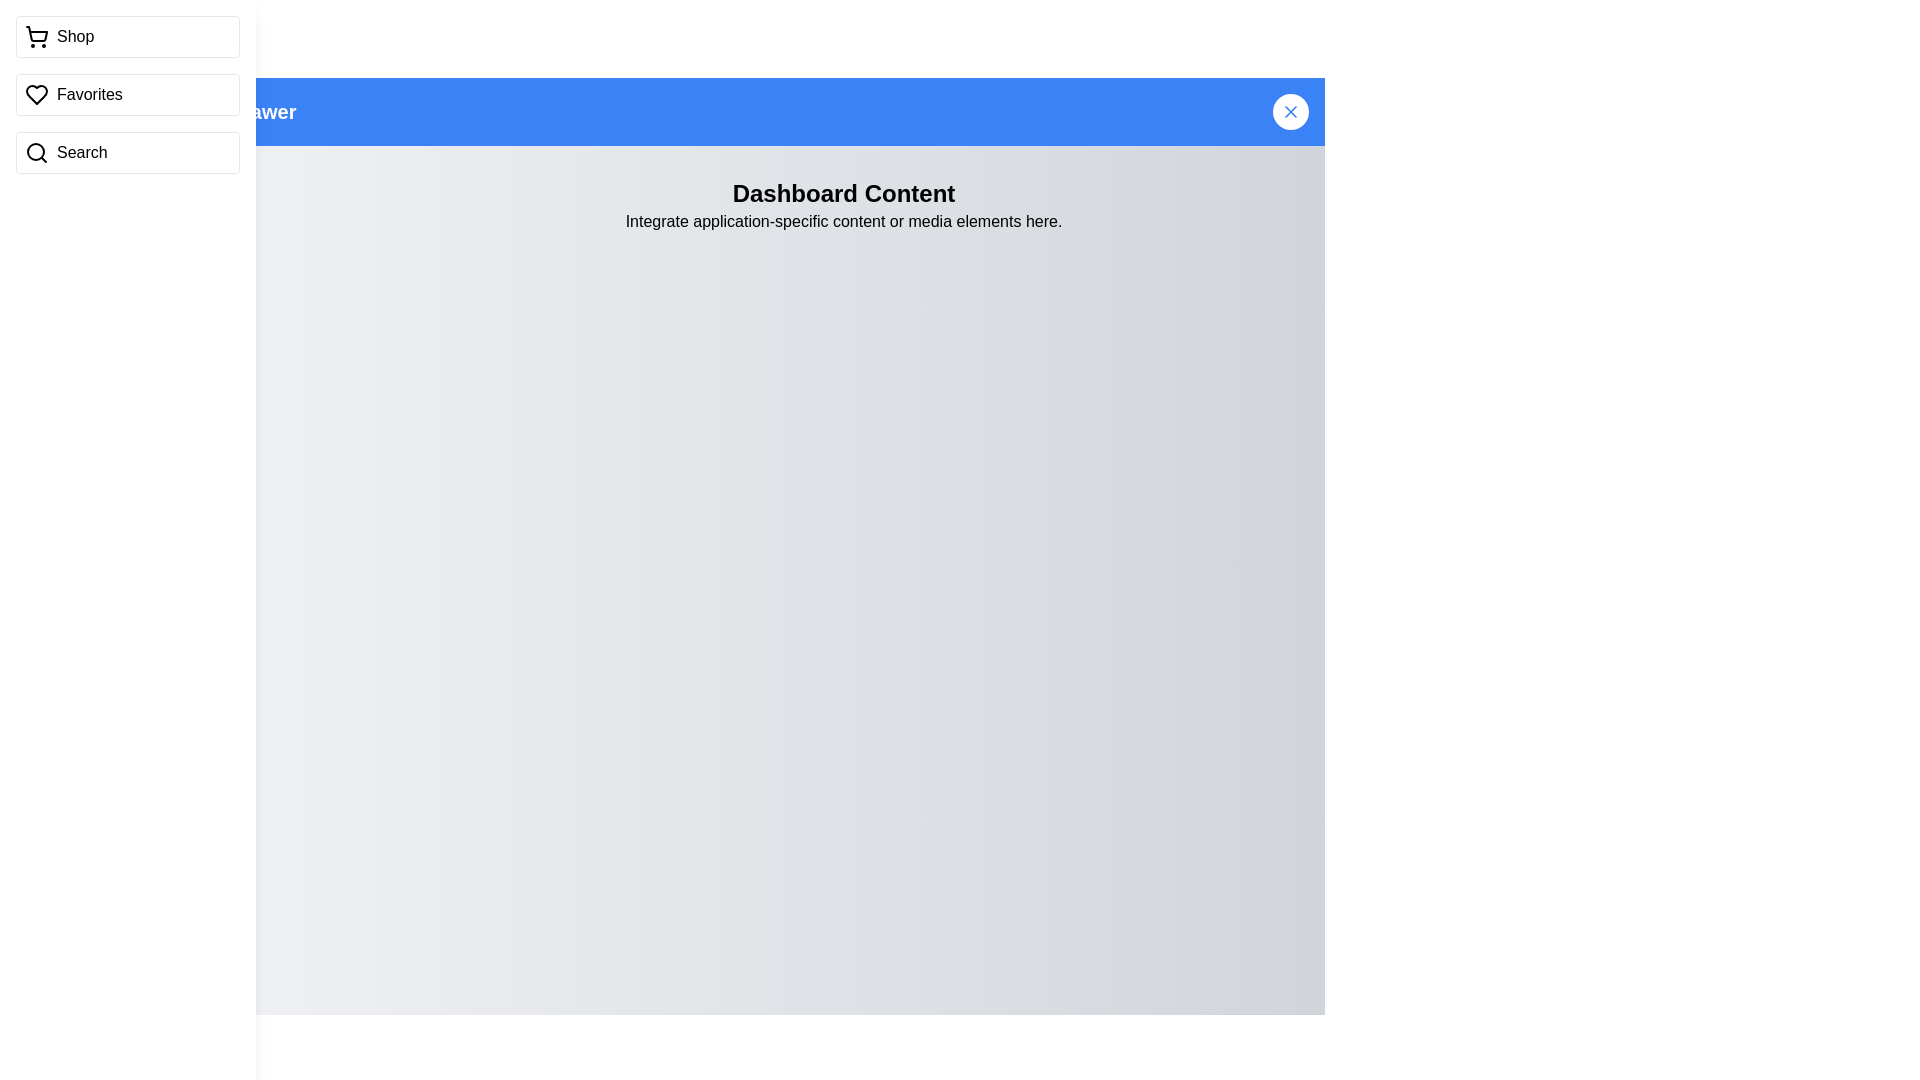  I want to click on the 'Close' button icon located in the top-right corner of the interface, so click(1291, 111).